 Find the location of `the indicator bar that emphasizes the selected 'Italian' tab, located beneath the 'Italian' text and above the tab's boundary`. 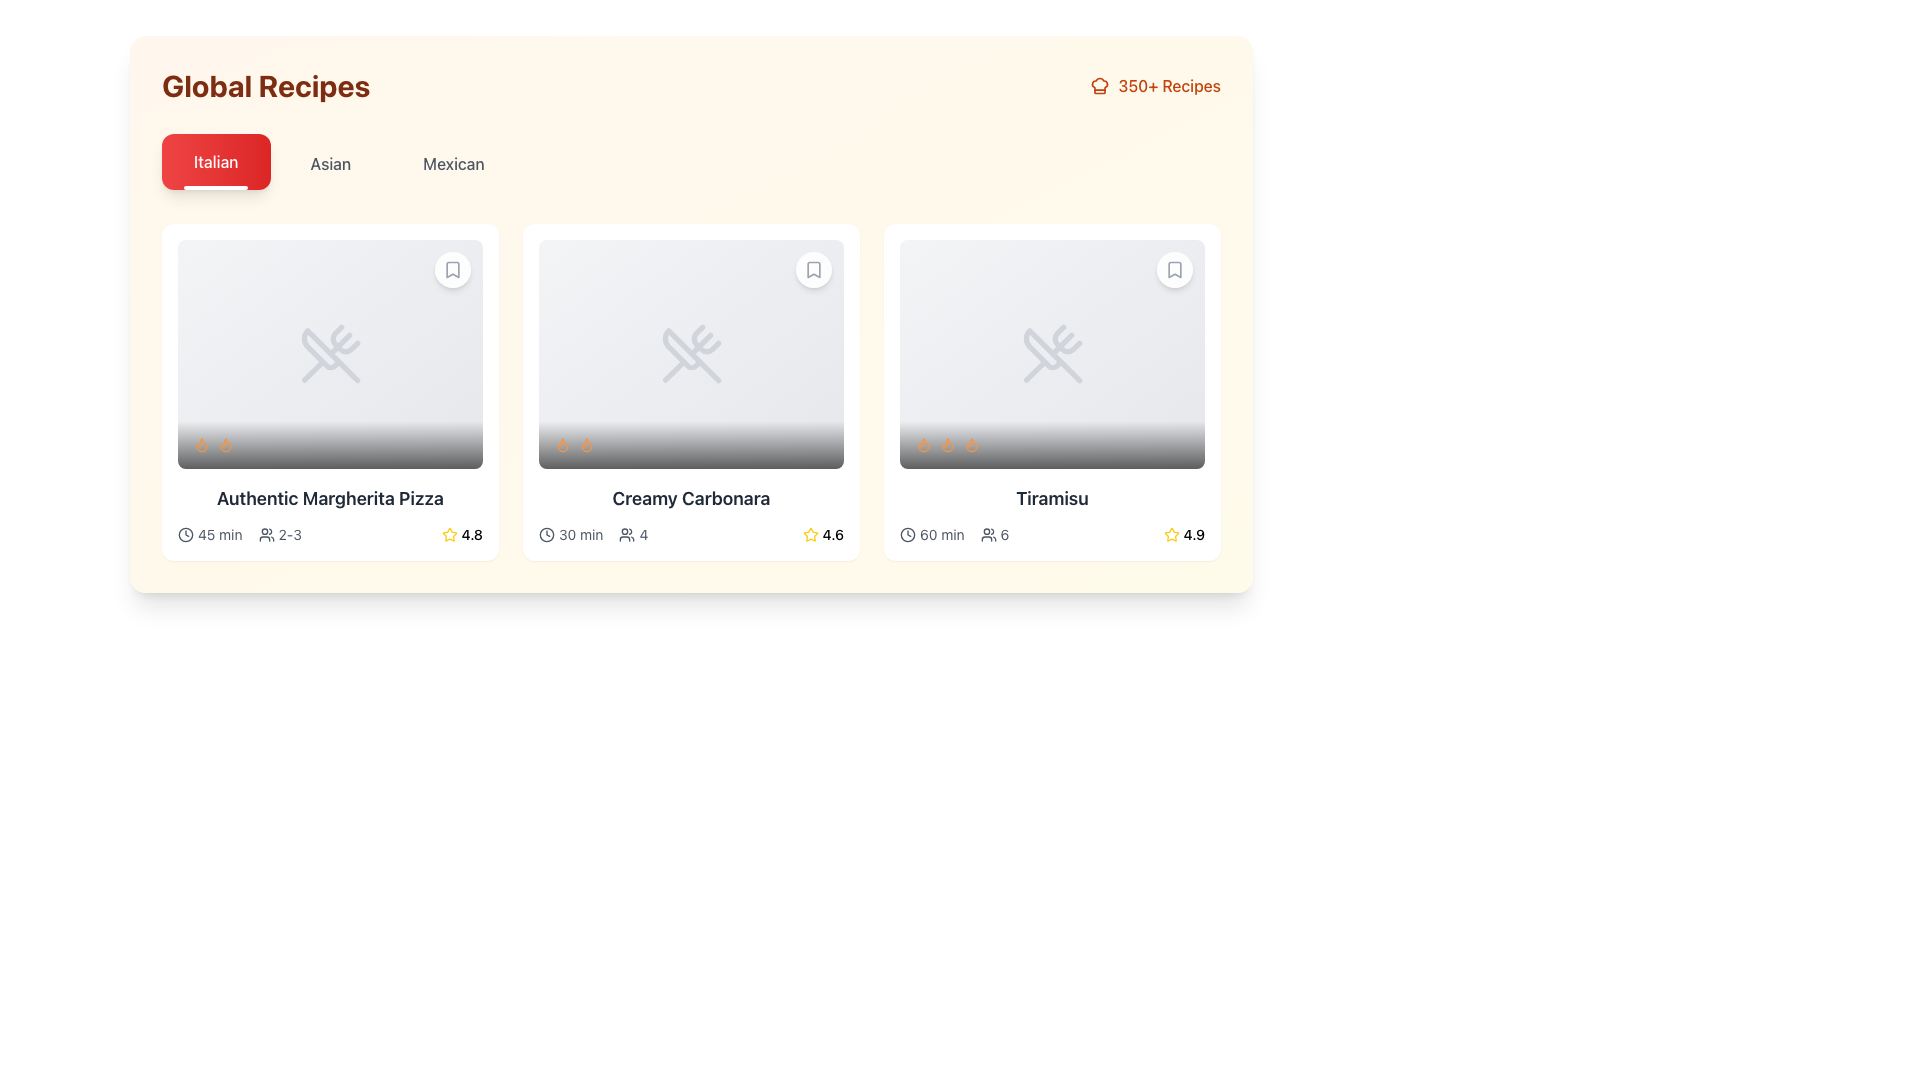

the indicator bar that emphasizes the selected 'Italian' tab, located beneath the 'Italian' text and above the tab's boundary is located at coordinates (216, 188).